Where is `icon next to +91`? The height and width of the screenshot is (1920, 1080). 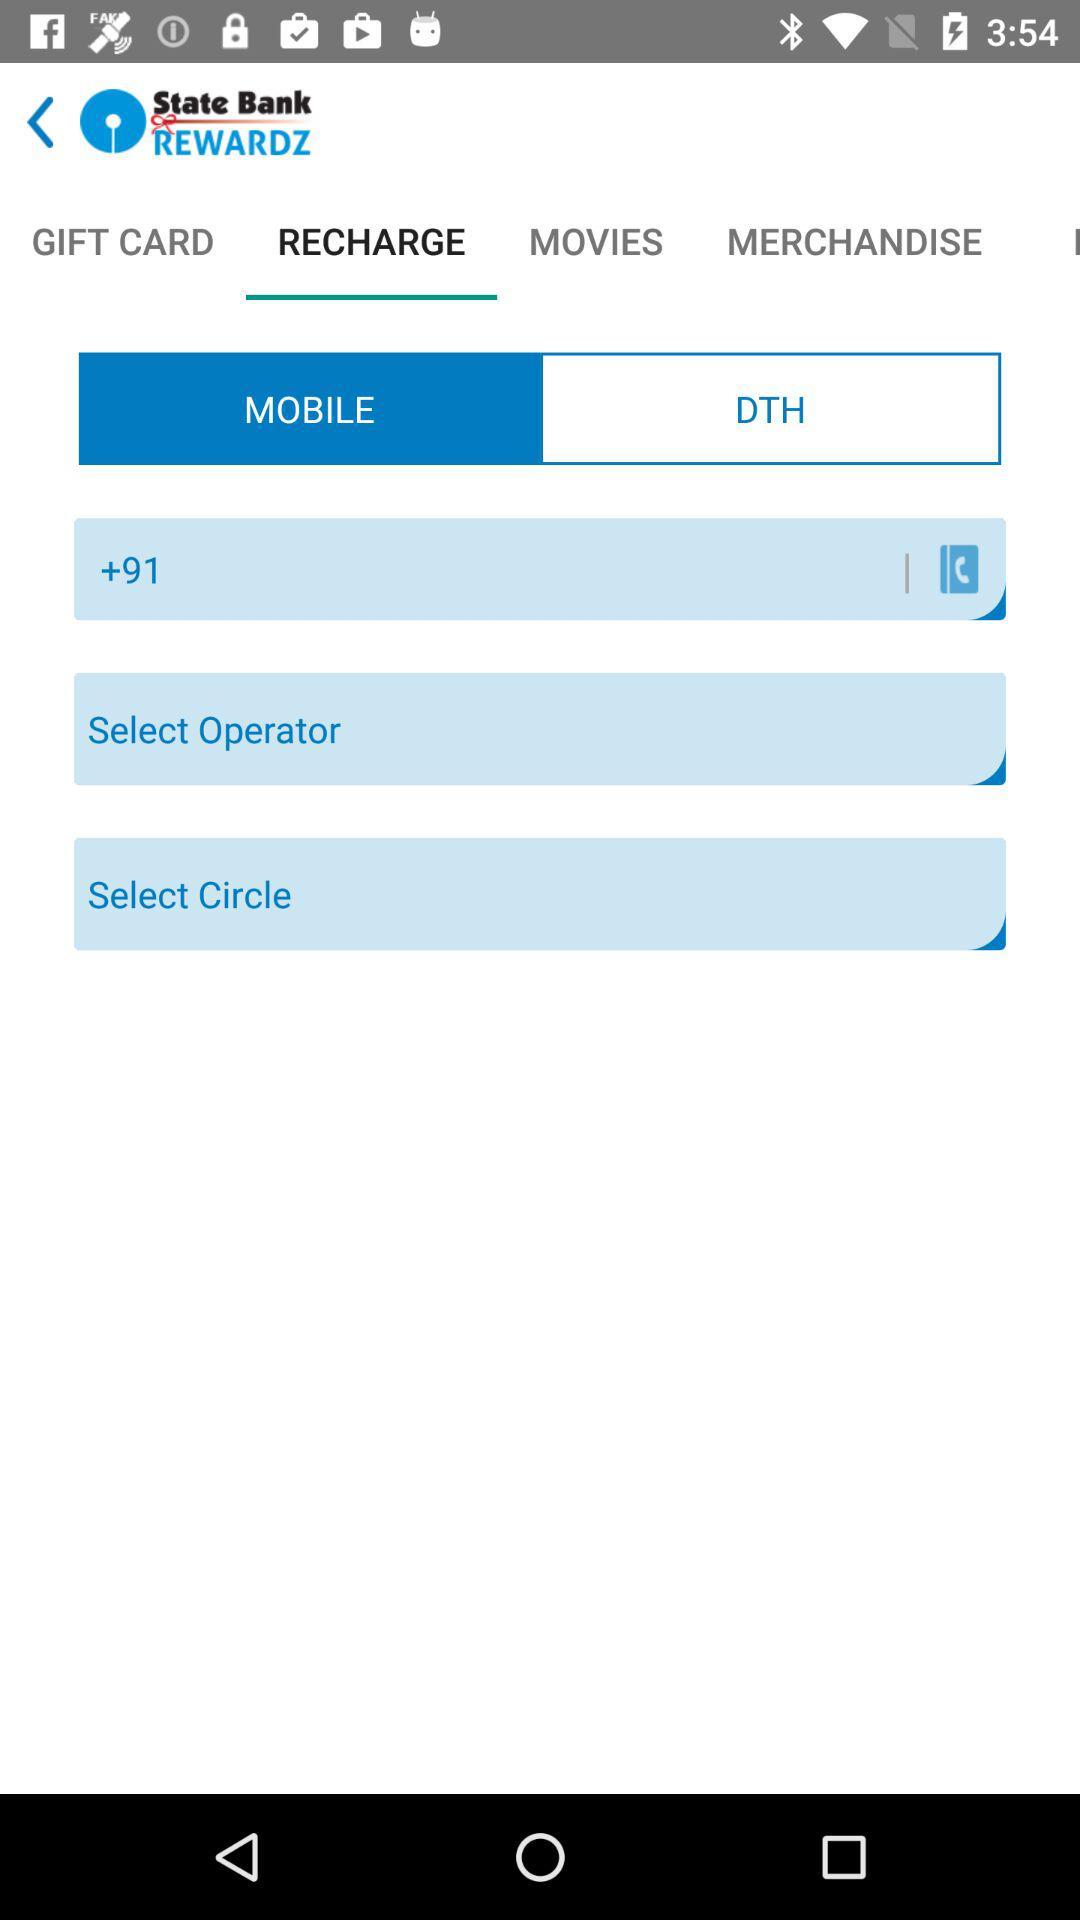 icon next to +91 is located at coordinates (545, 568).